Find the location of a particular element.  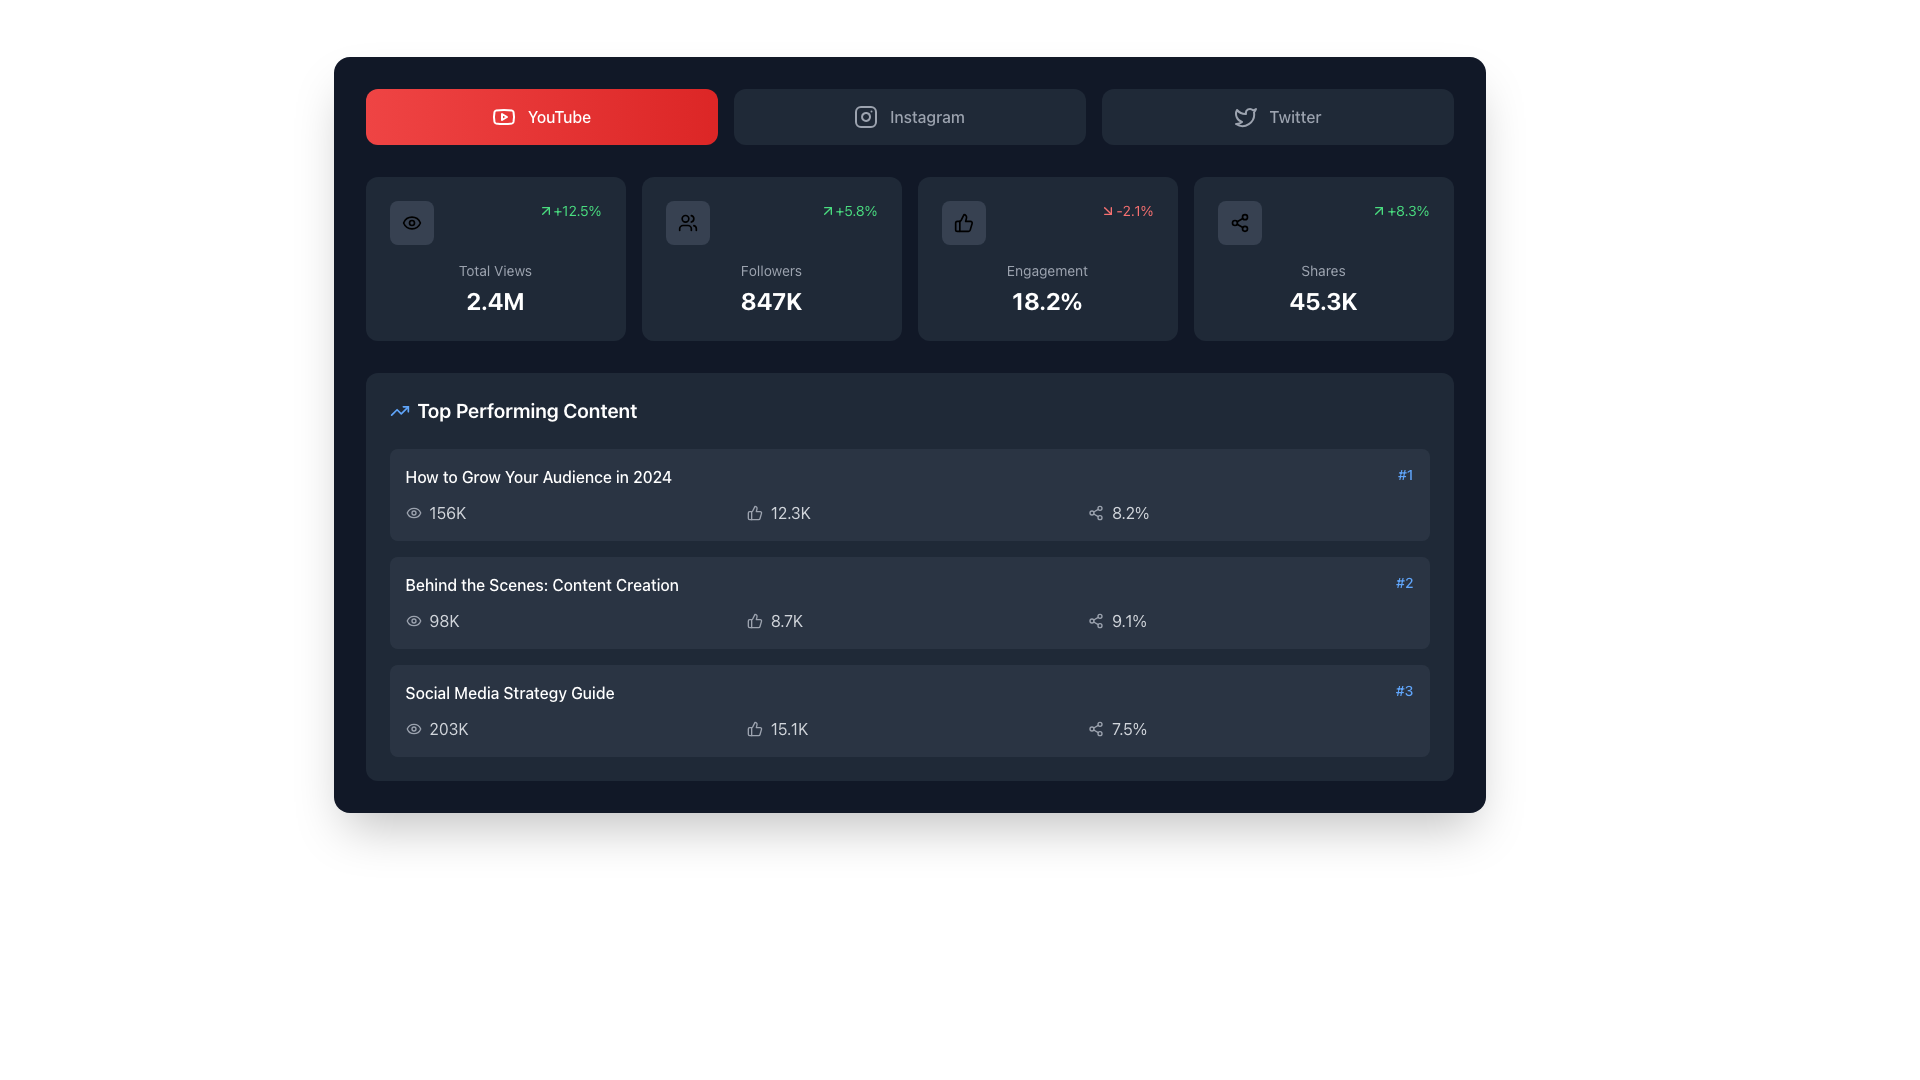

the downward-right arrow icon with a red stroke, which is located next to the text '-2.1%' in the dashboard grid is located at coordinates (1107, 211).